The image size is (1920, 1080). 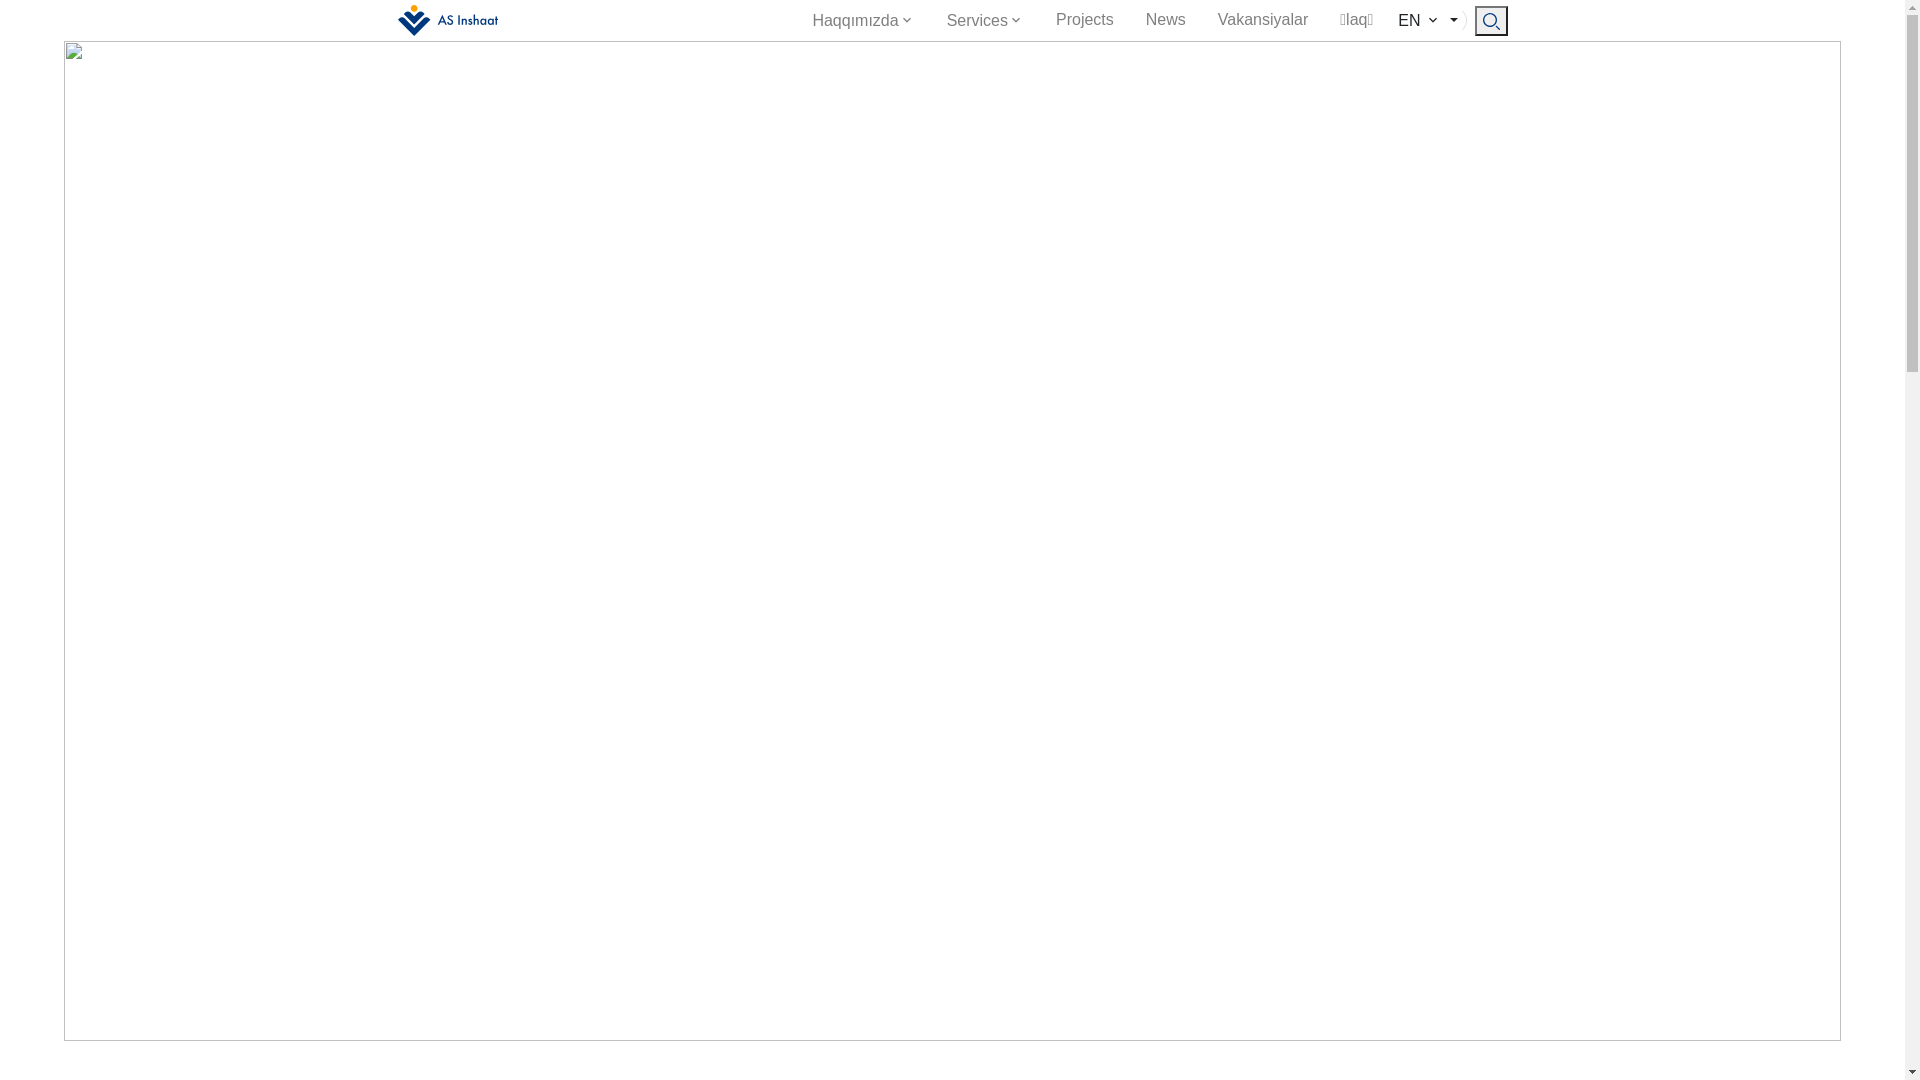 What do you see at coordinates (1083, 19) in the screenshot?
I see `'Projects'` at bounding box center [1083, 19].